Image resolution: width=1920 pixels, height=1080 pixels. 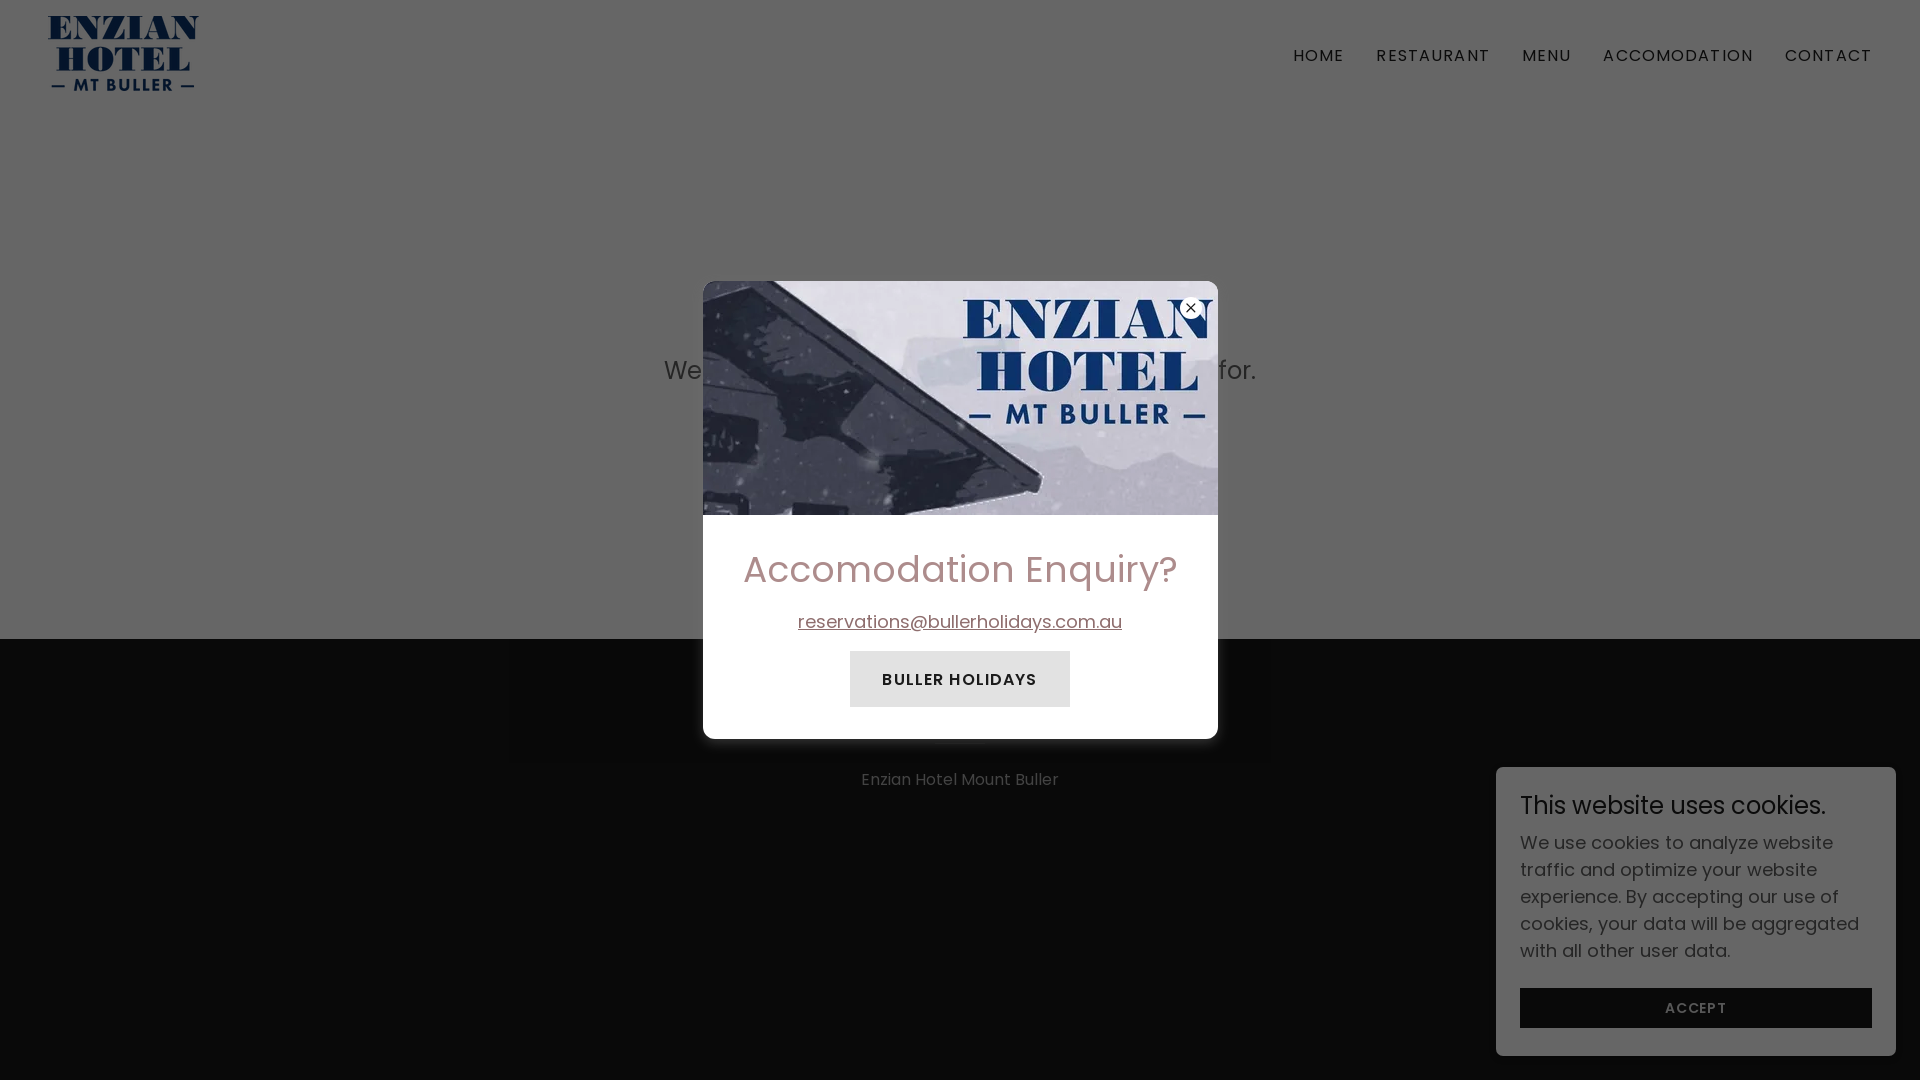 What do you see at coordinates (1828, 55) in the screenshot?
I see `'CONTACT'` at bounding box center [1828, 55].